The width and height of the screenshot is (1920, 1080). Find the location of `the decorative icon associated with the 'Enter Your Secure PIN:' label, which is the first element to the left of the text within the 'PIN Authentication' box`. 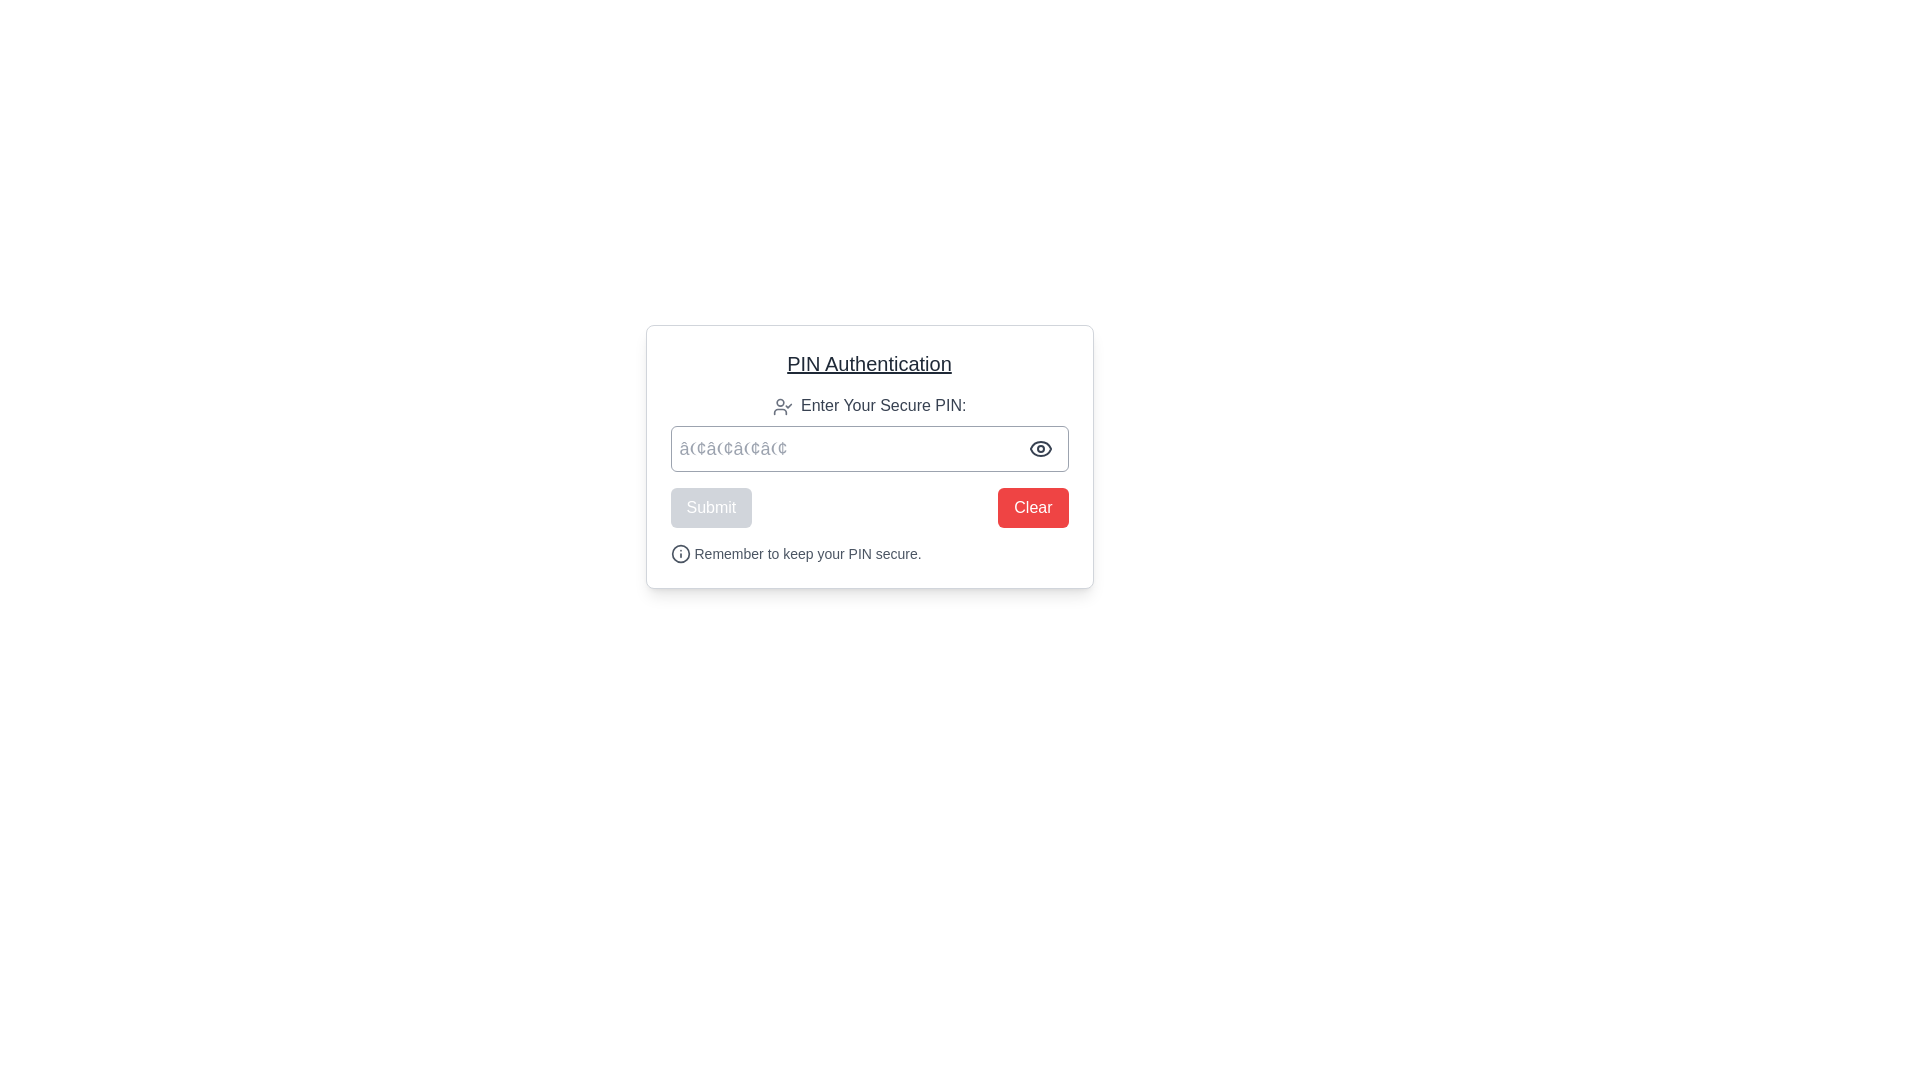

the decorative icon associated with the 'Enter Your Secure PIN:' label, which is the first element to the left of the text within the 'PIN Authentication' box is located at coordinates (781, 405).